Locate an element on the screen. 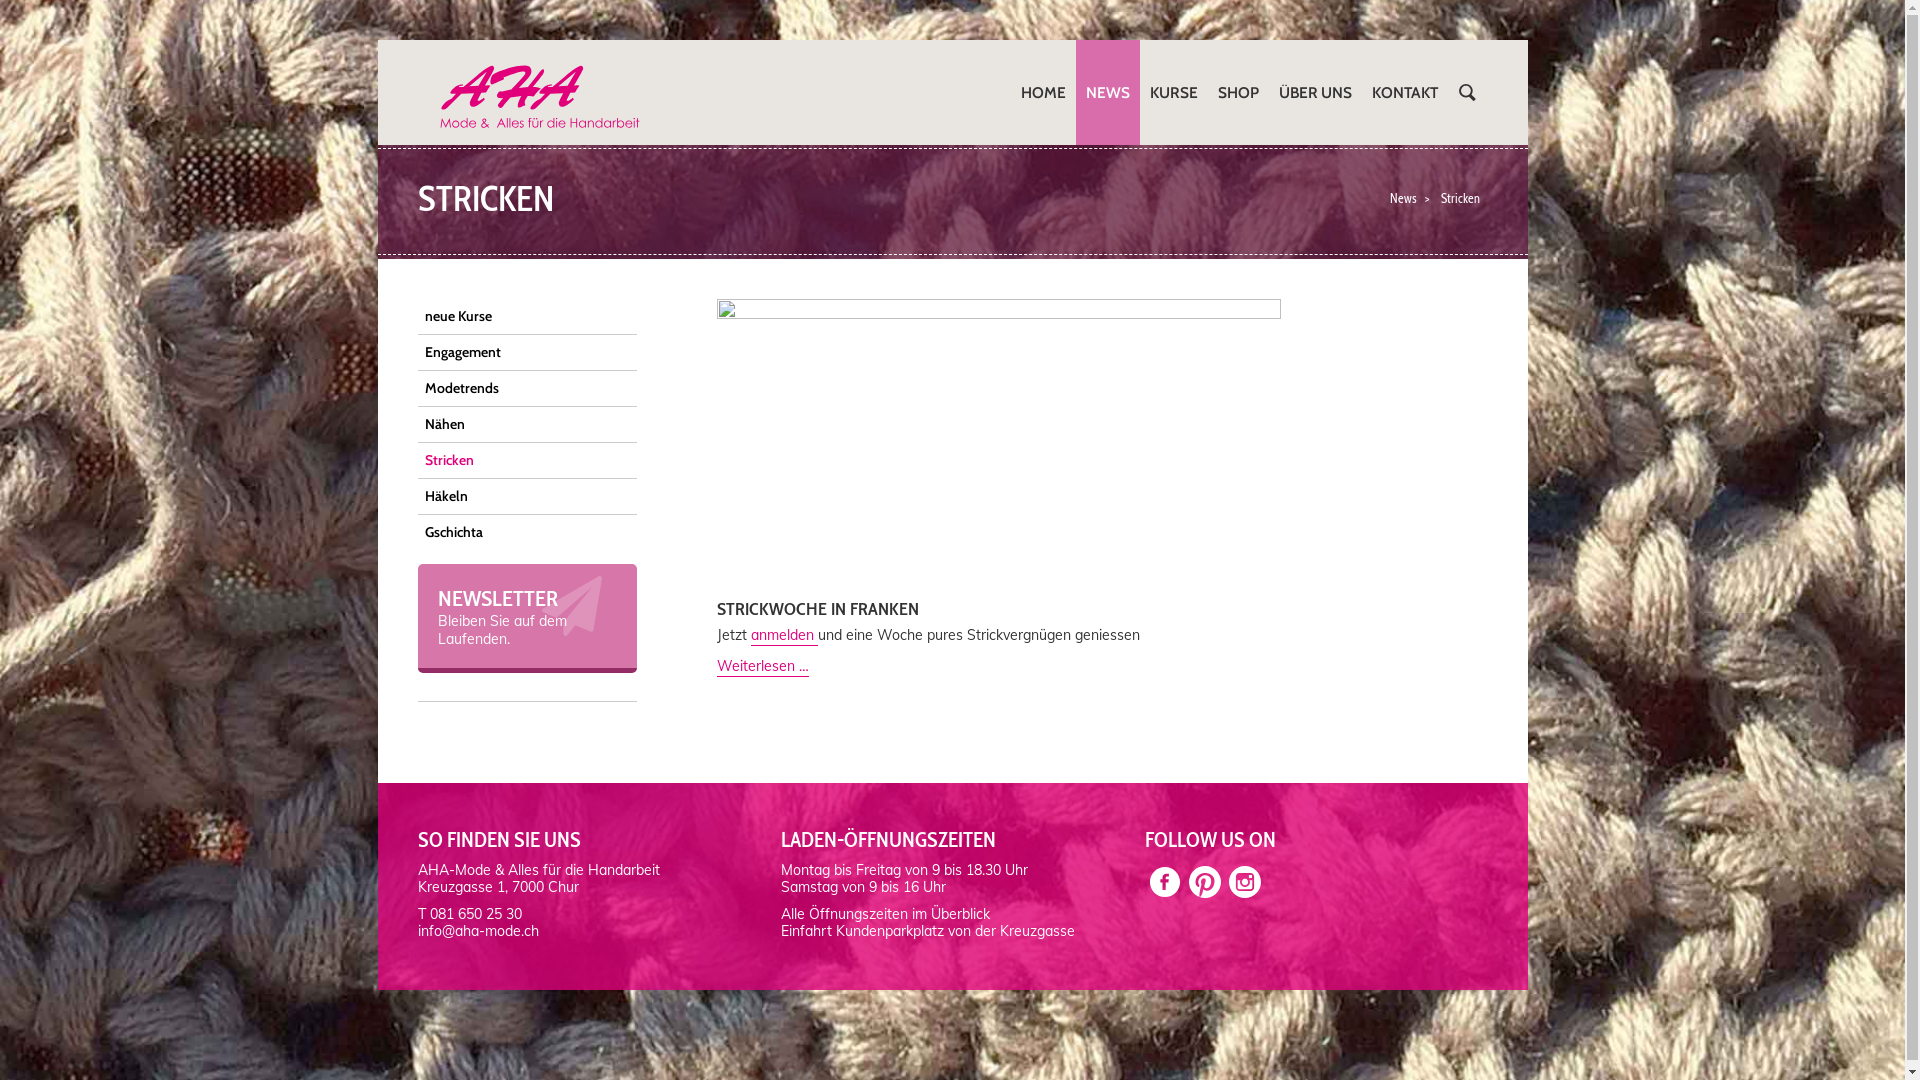  'anmelden' is located at coordinates (748, 636).